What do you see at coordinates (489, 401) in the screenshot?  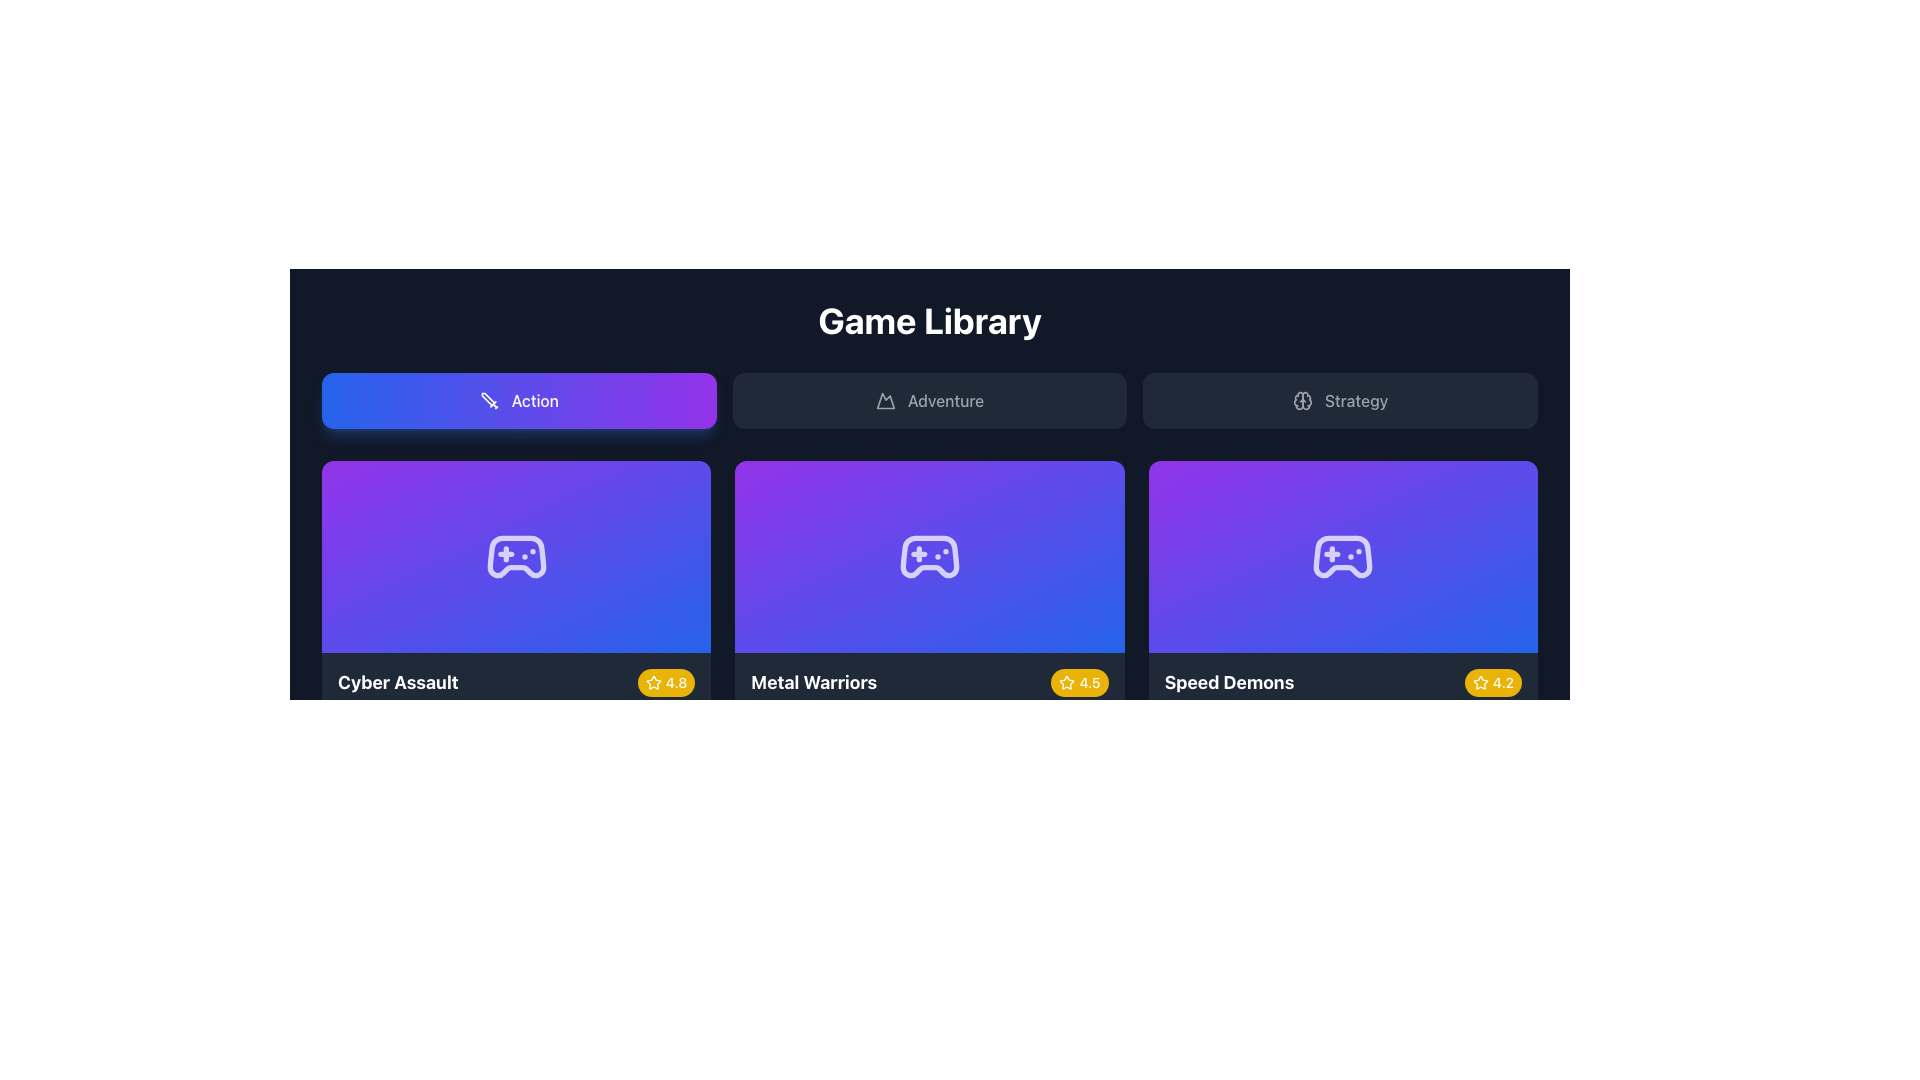 I see `decorative SVG icon that is positioned to the left side of the 'Action' button, which is the first button in the top row, located to the left of the 'Adventure' and 'Strategy' buttons` at bounding box center [489, 401].